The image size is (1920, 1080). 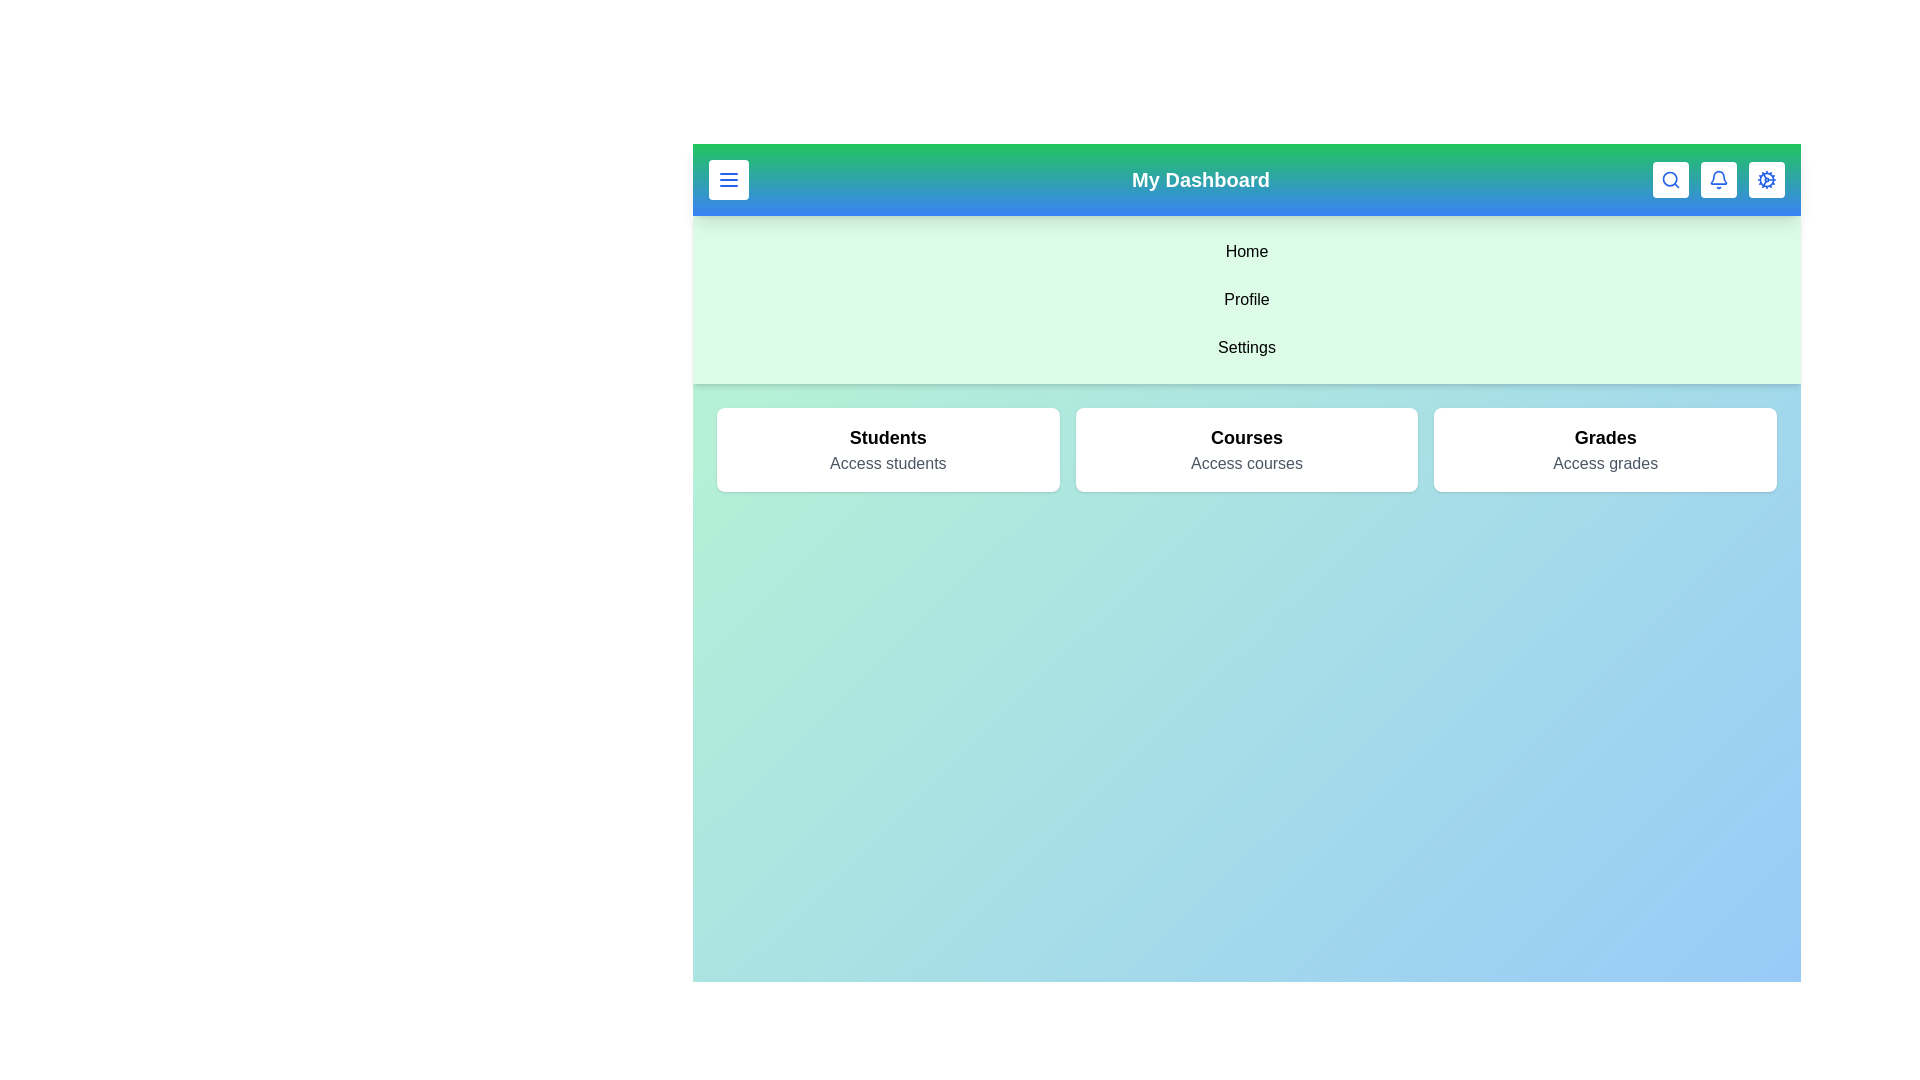 I want to click on the Grades card in the main content area, so click(x=1606, y=450).